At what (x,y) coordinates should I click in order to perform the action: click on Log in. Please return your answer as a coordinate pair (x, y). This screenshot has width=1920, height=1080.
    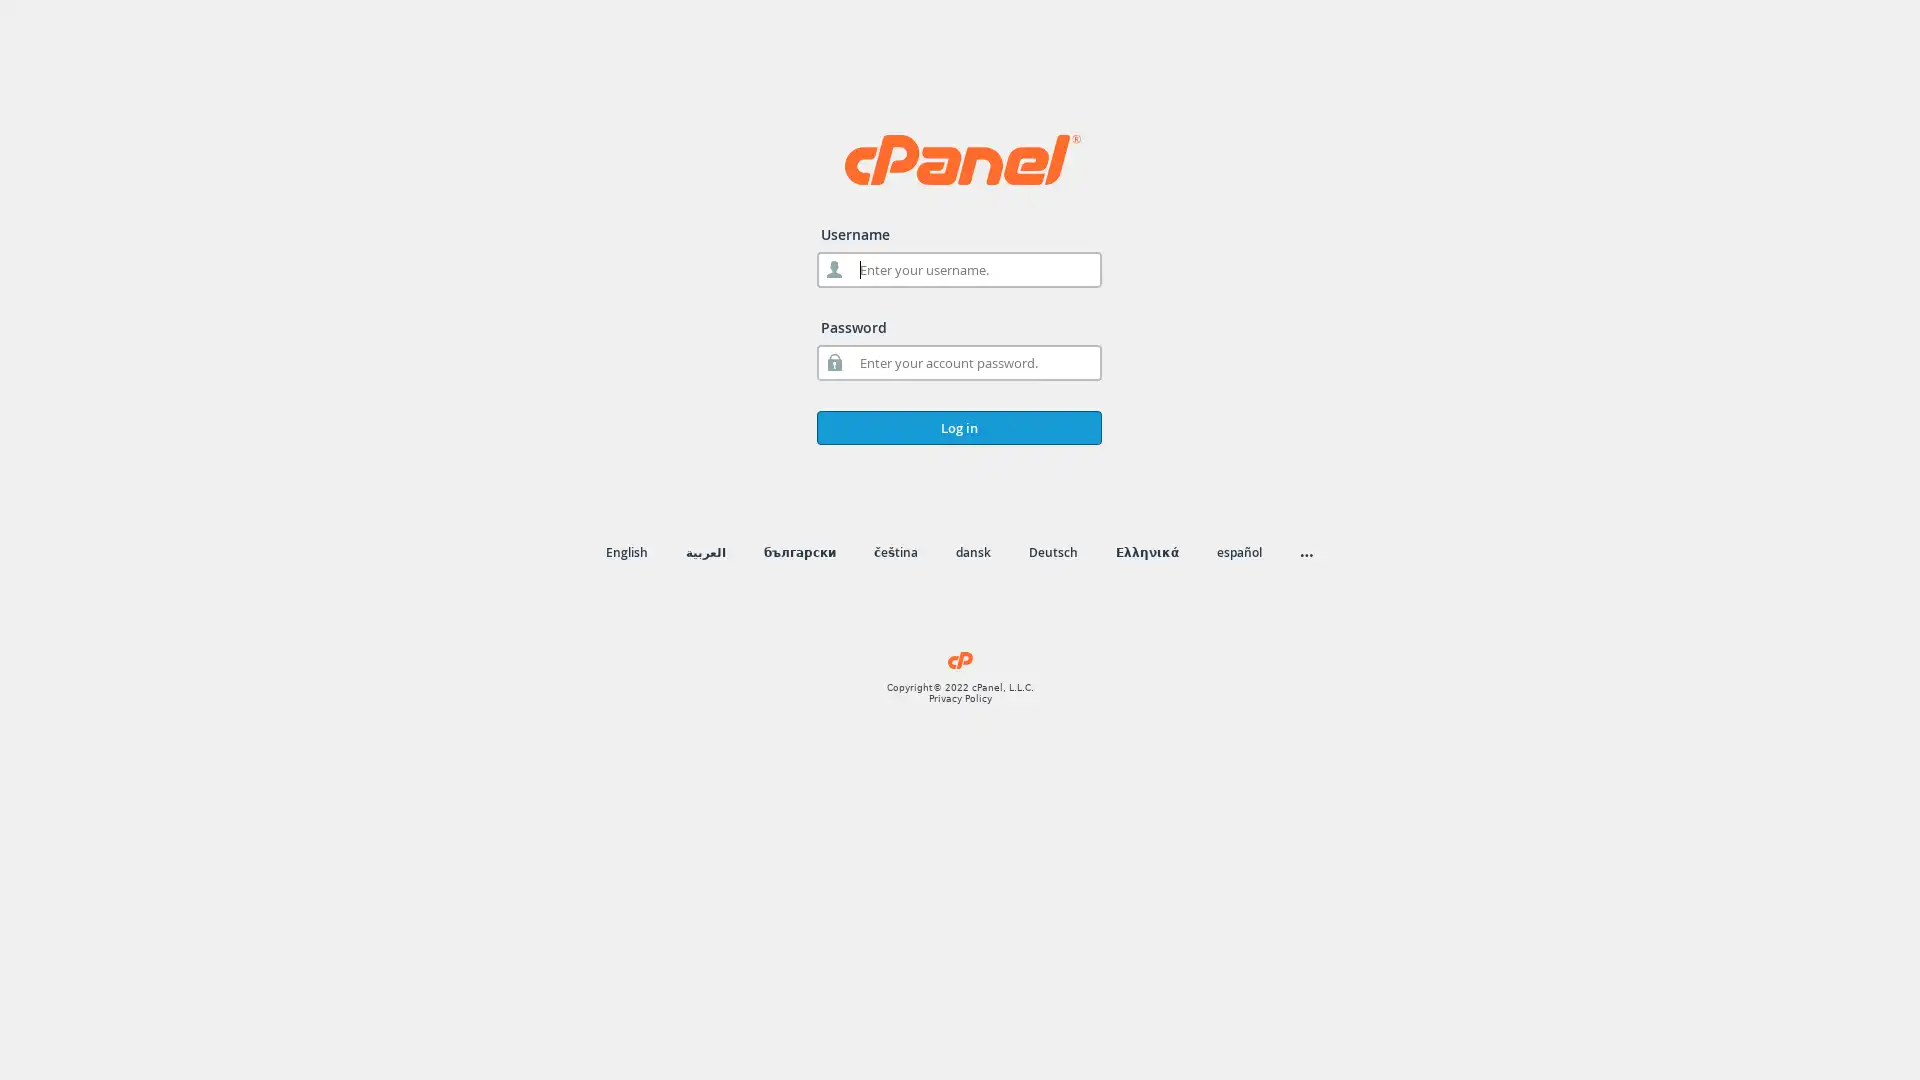
    Looking at the image, I should click on (958, 427).